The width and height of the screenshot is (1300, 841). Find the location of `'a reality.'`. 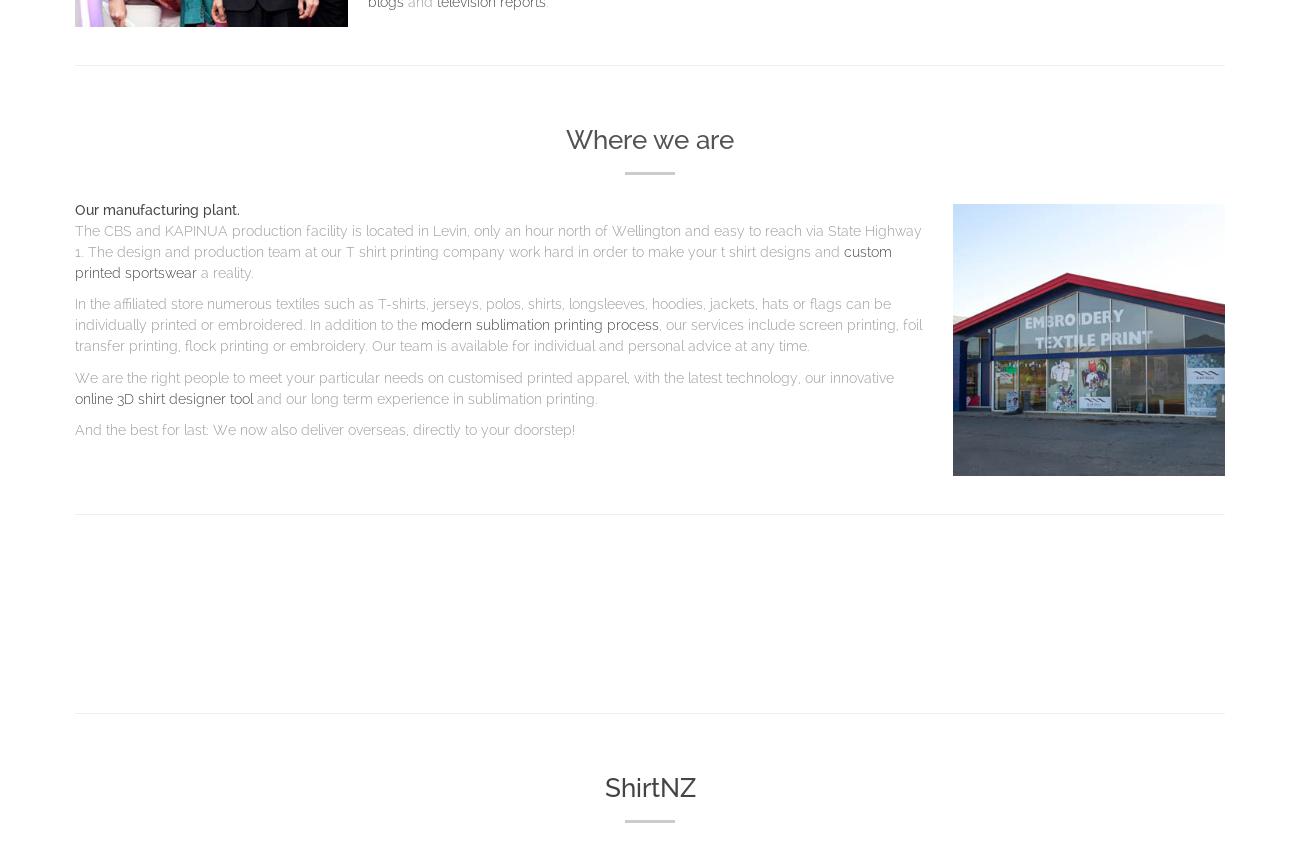

'a reality.' is located at coordinates (224, 270).